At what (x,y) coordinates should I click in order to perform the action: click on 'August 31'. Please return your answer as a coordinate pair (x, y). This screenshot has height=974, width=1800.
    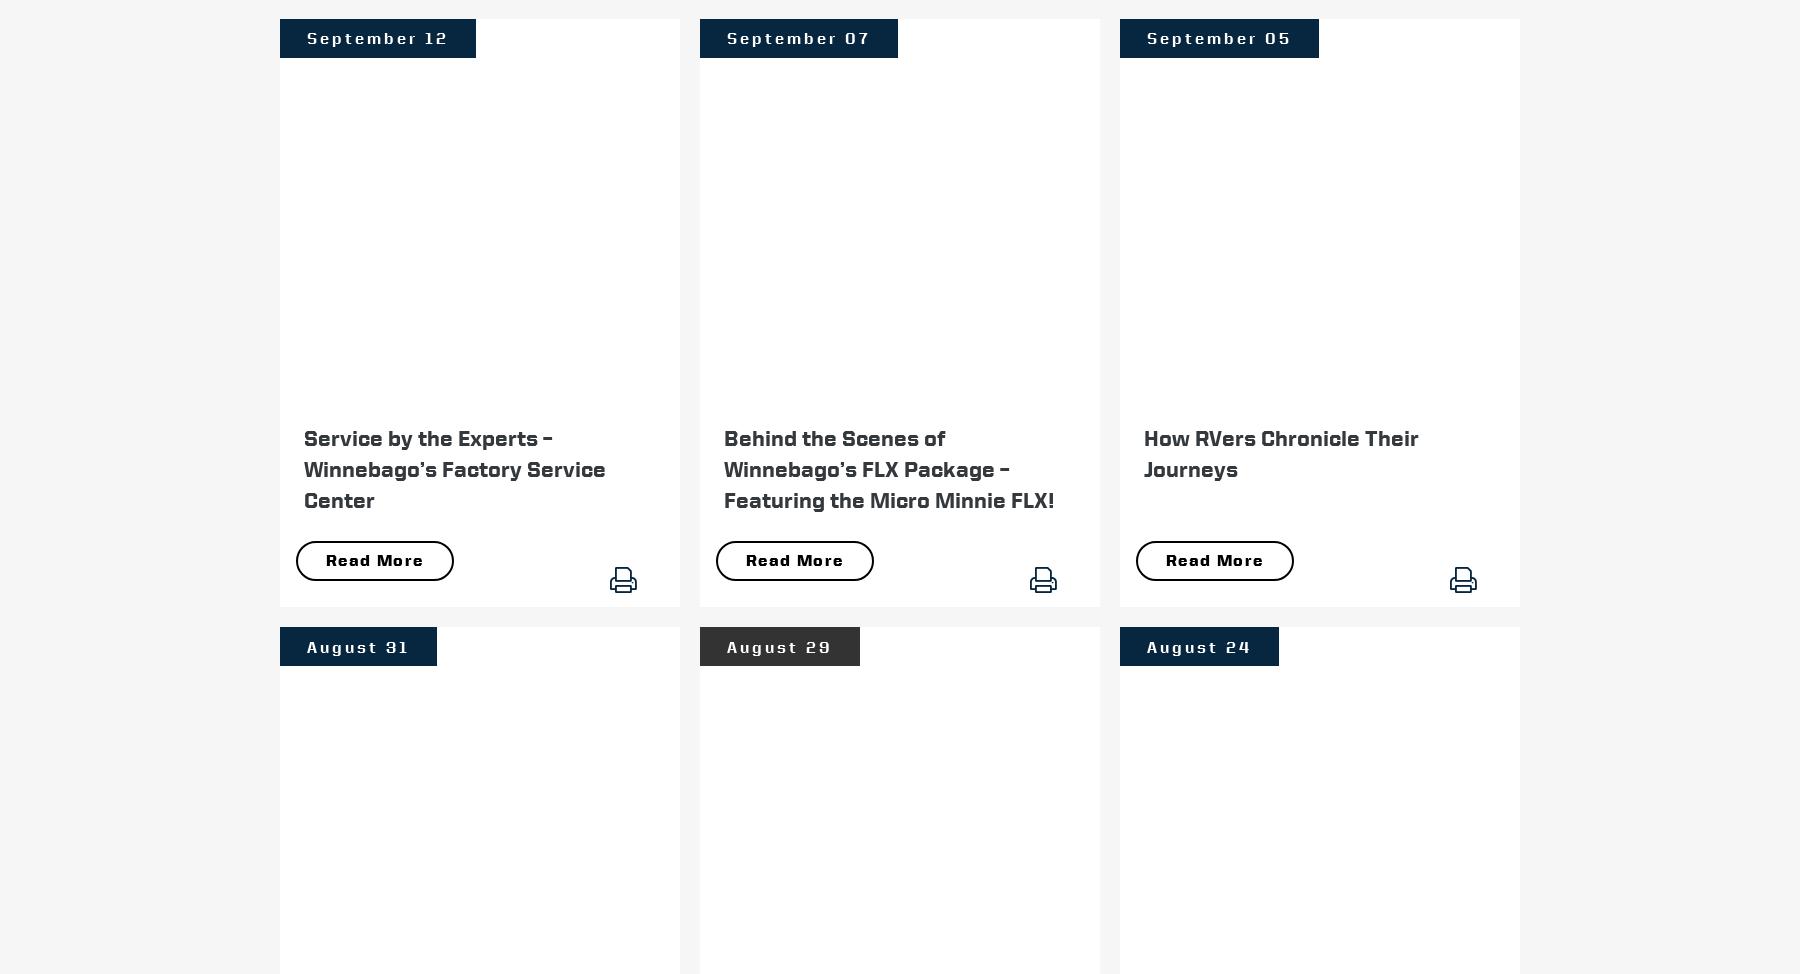
    Looking at the image, I should click on (358, 645).